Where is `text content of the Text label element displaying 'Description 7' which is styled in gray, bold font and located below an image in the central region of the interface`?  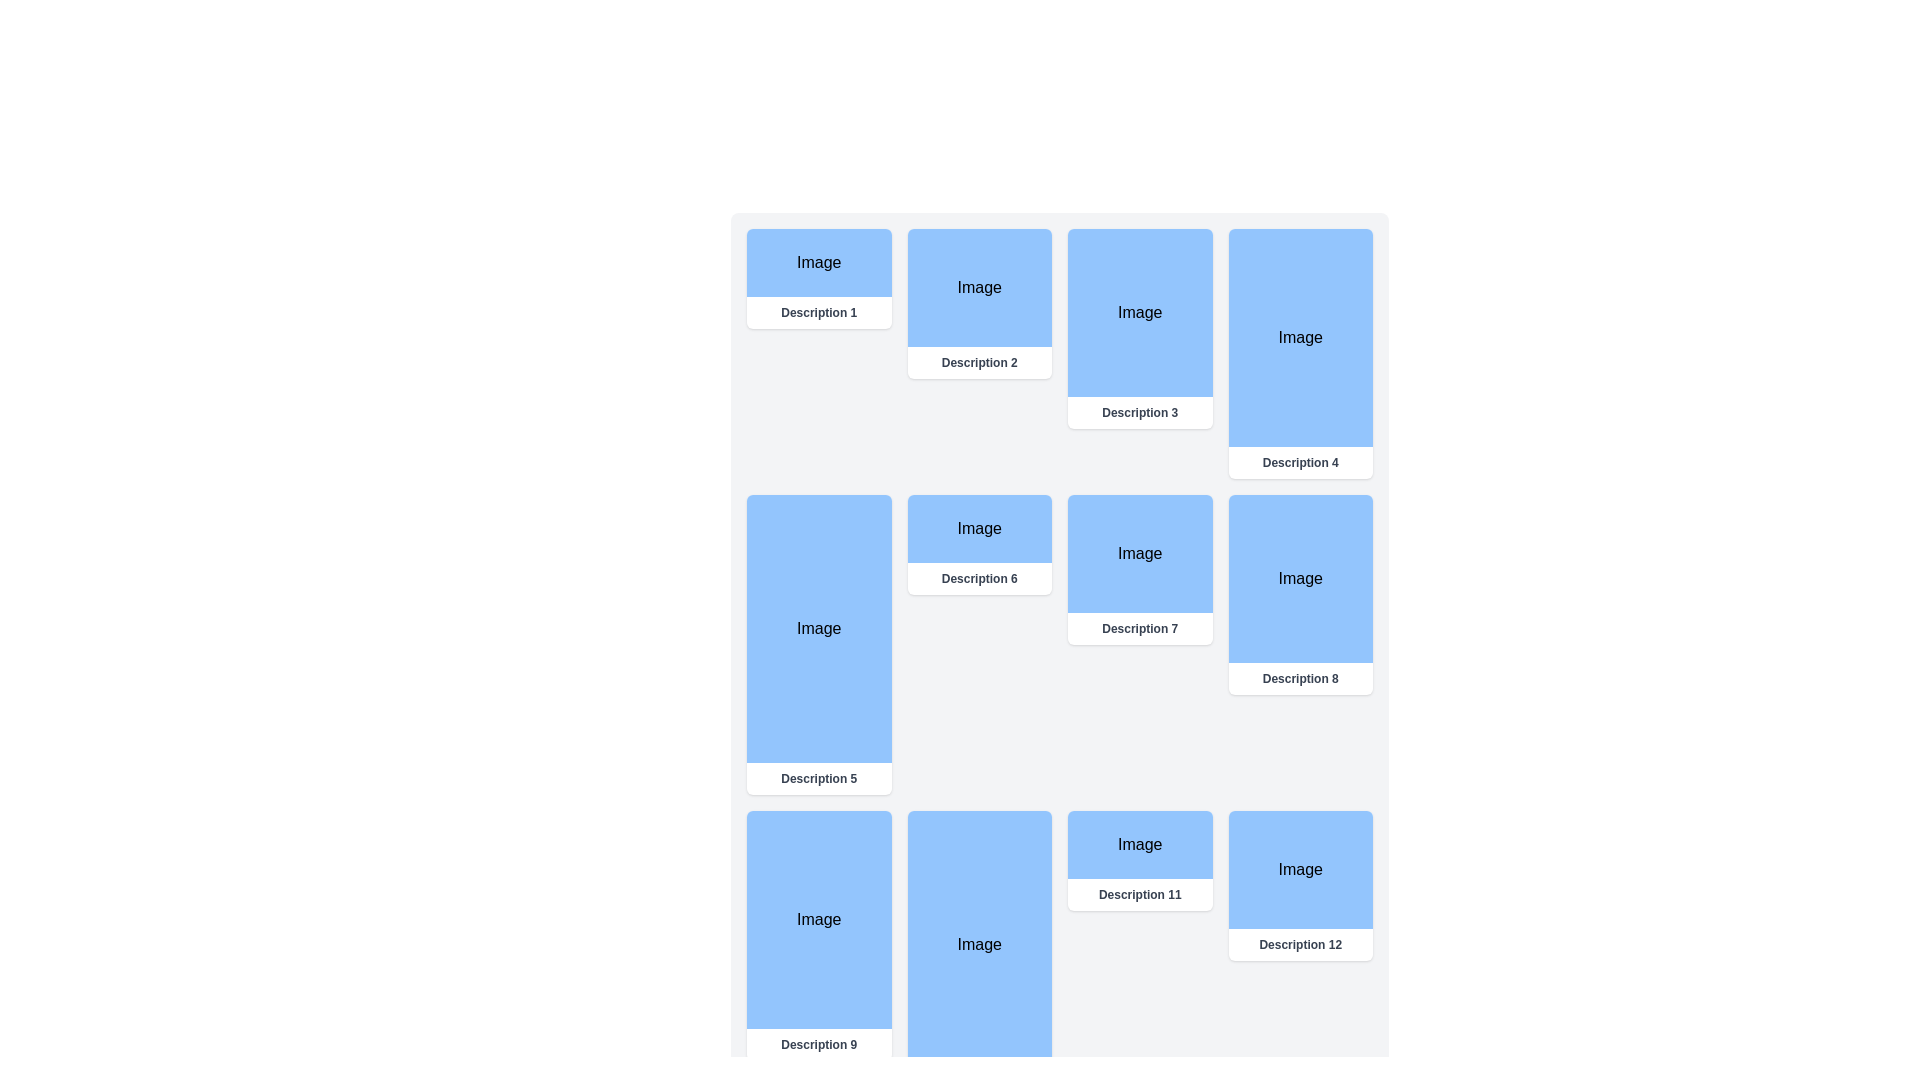
text content of the Text label element displaying 'Description 7' which is styled in gray, bold font and located below an image in the central region of the interface is located at coordinates (1140, 627).